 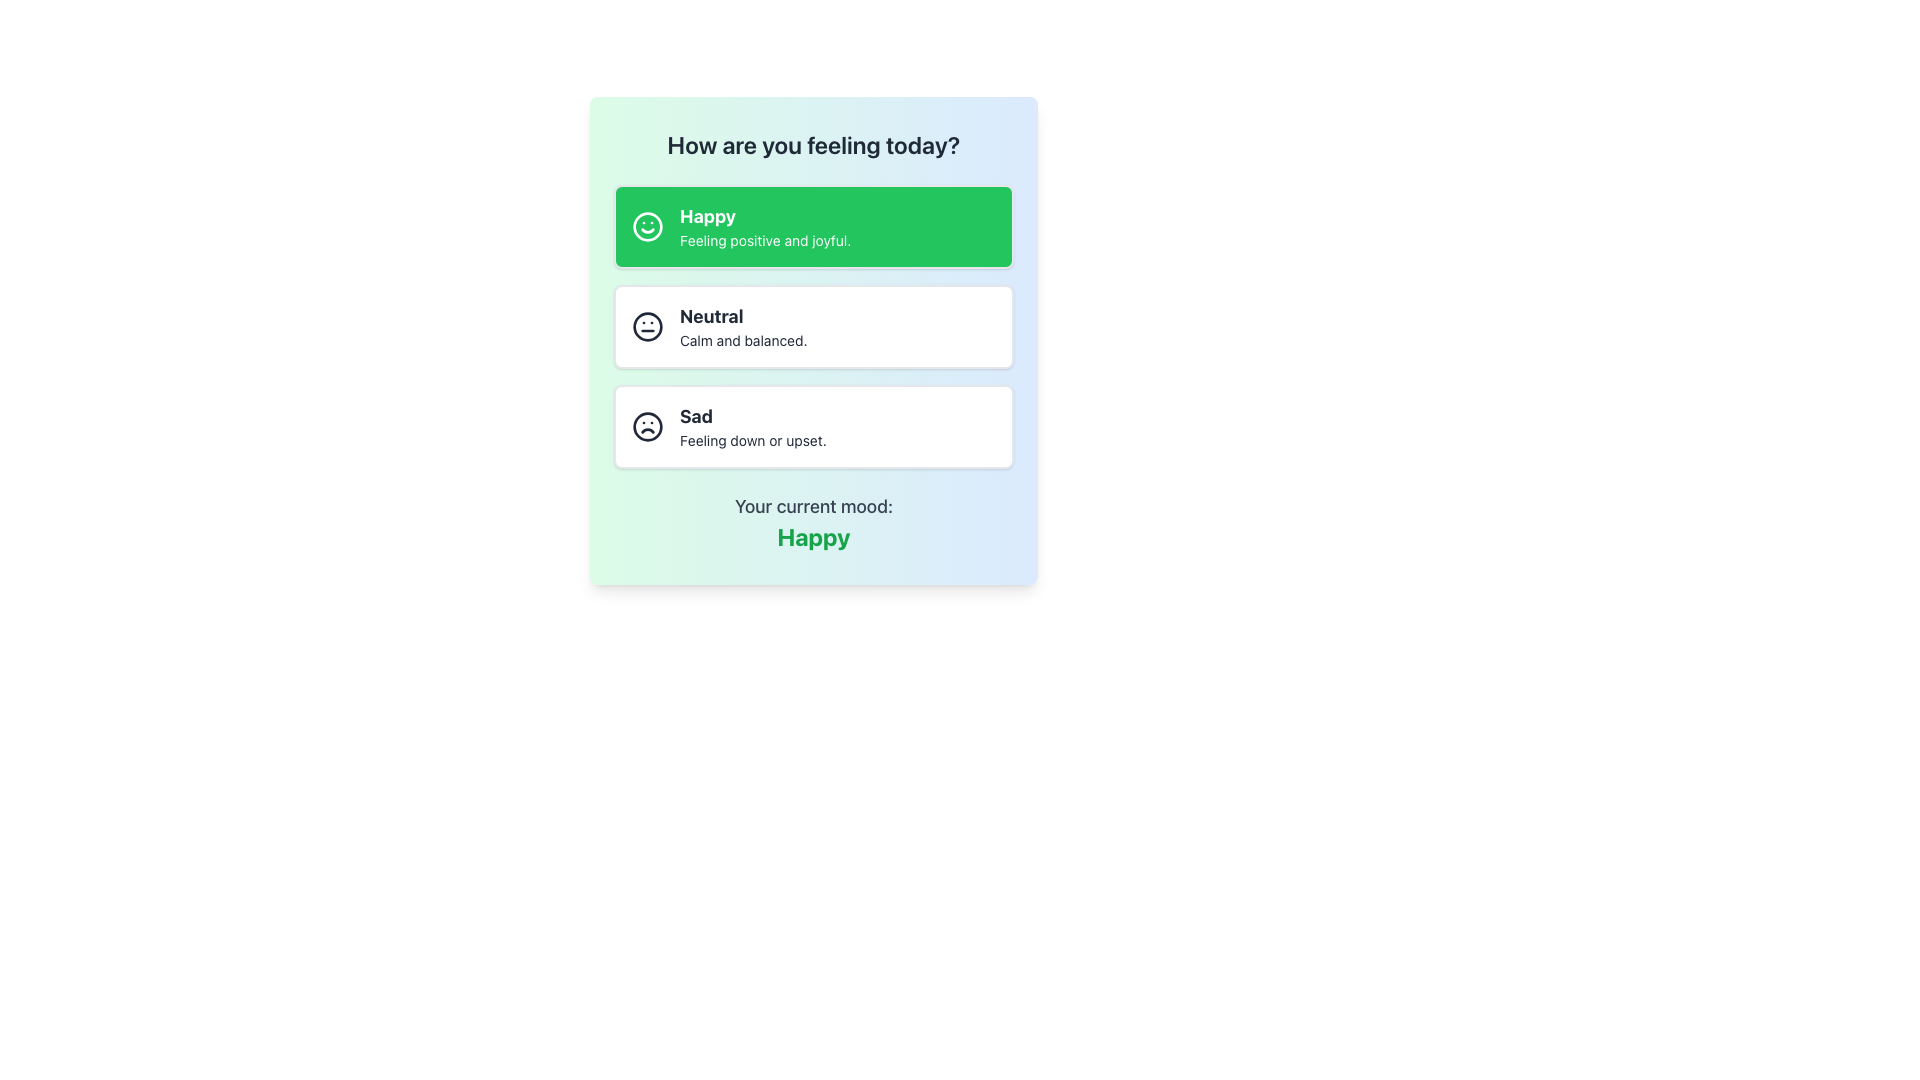 What do you see at coordinates (814, 535) in the screenshot?
I see `the bold-text display reading 'Happy', which is styled in a larger font size and green color` at bounding box center [814, 535].